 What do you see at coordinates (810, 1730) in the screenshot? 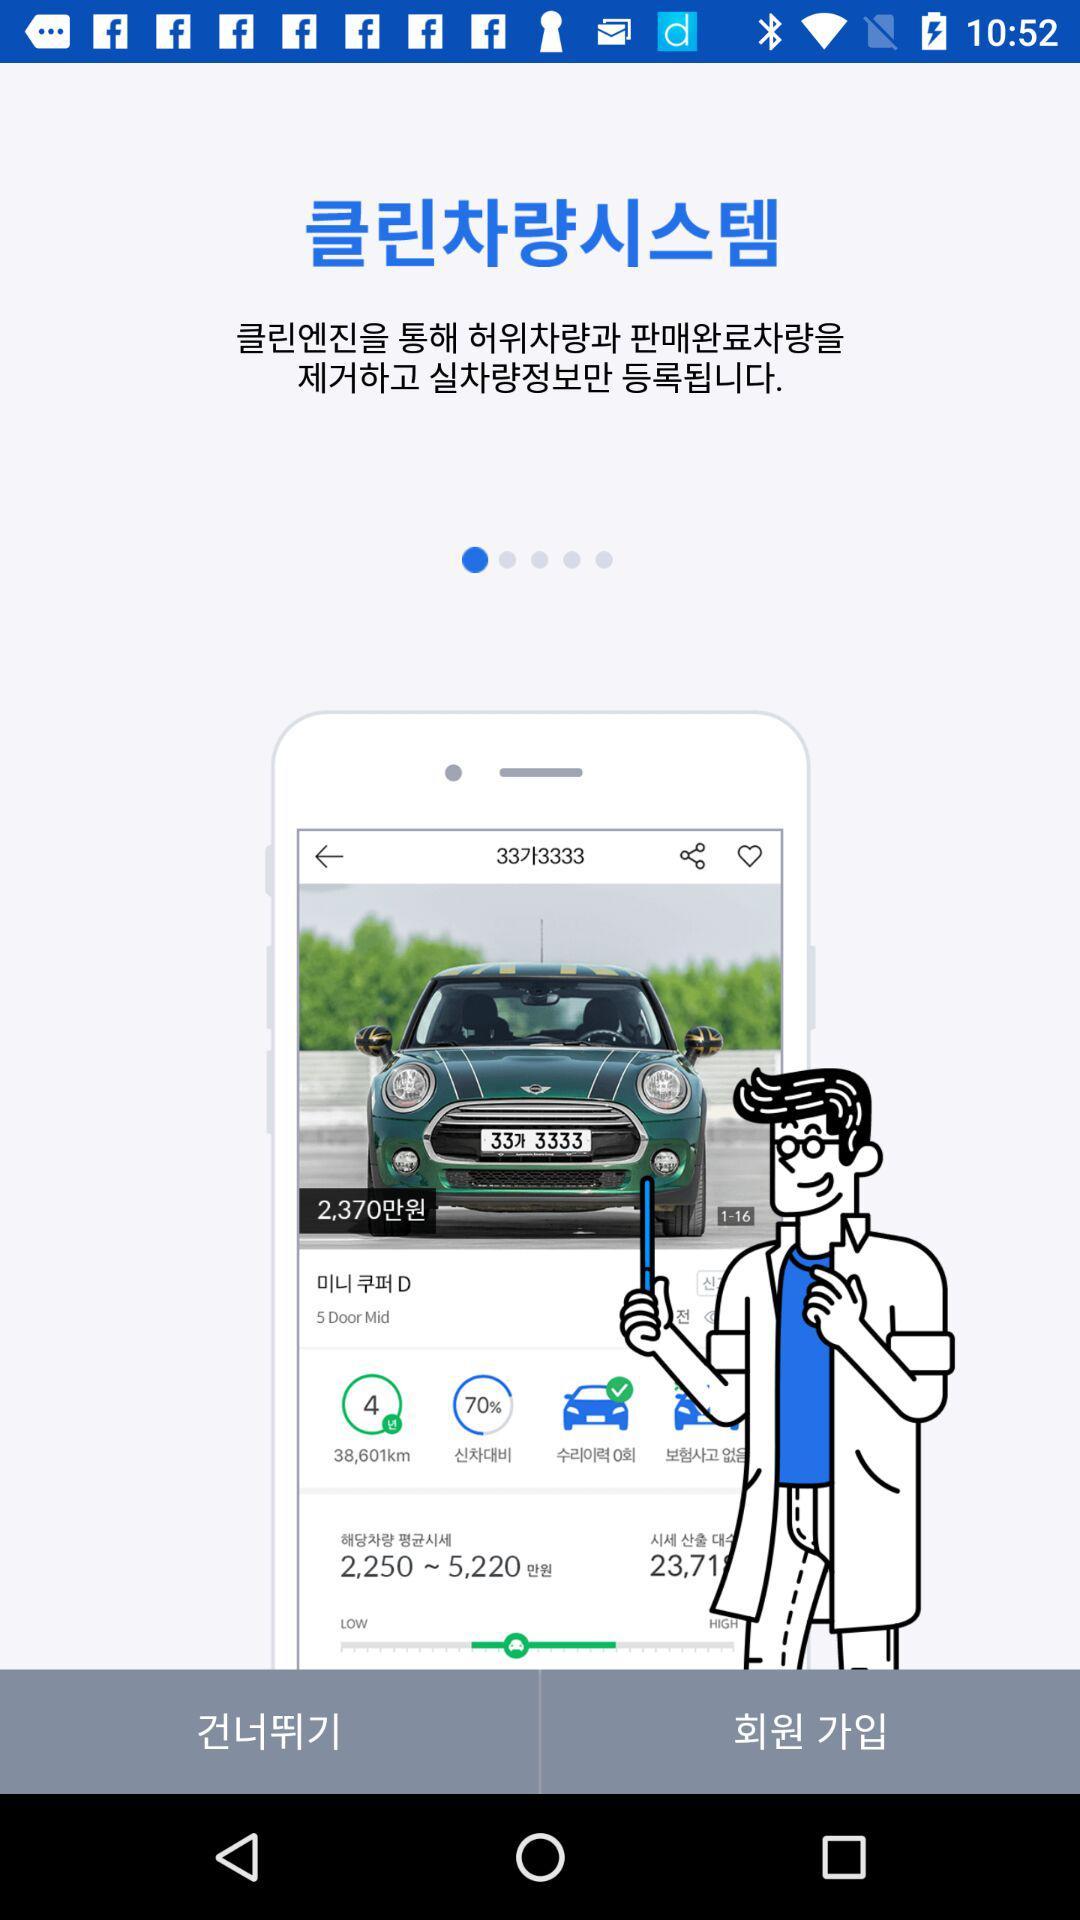
I see `item at the bottom right corner` at bounding box center [810, 1730].